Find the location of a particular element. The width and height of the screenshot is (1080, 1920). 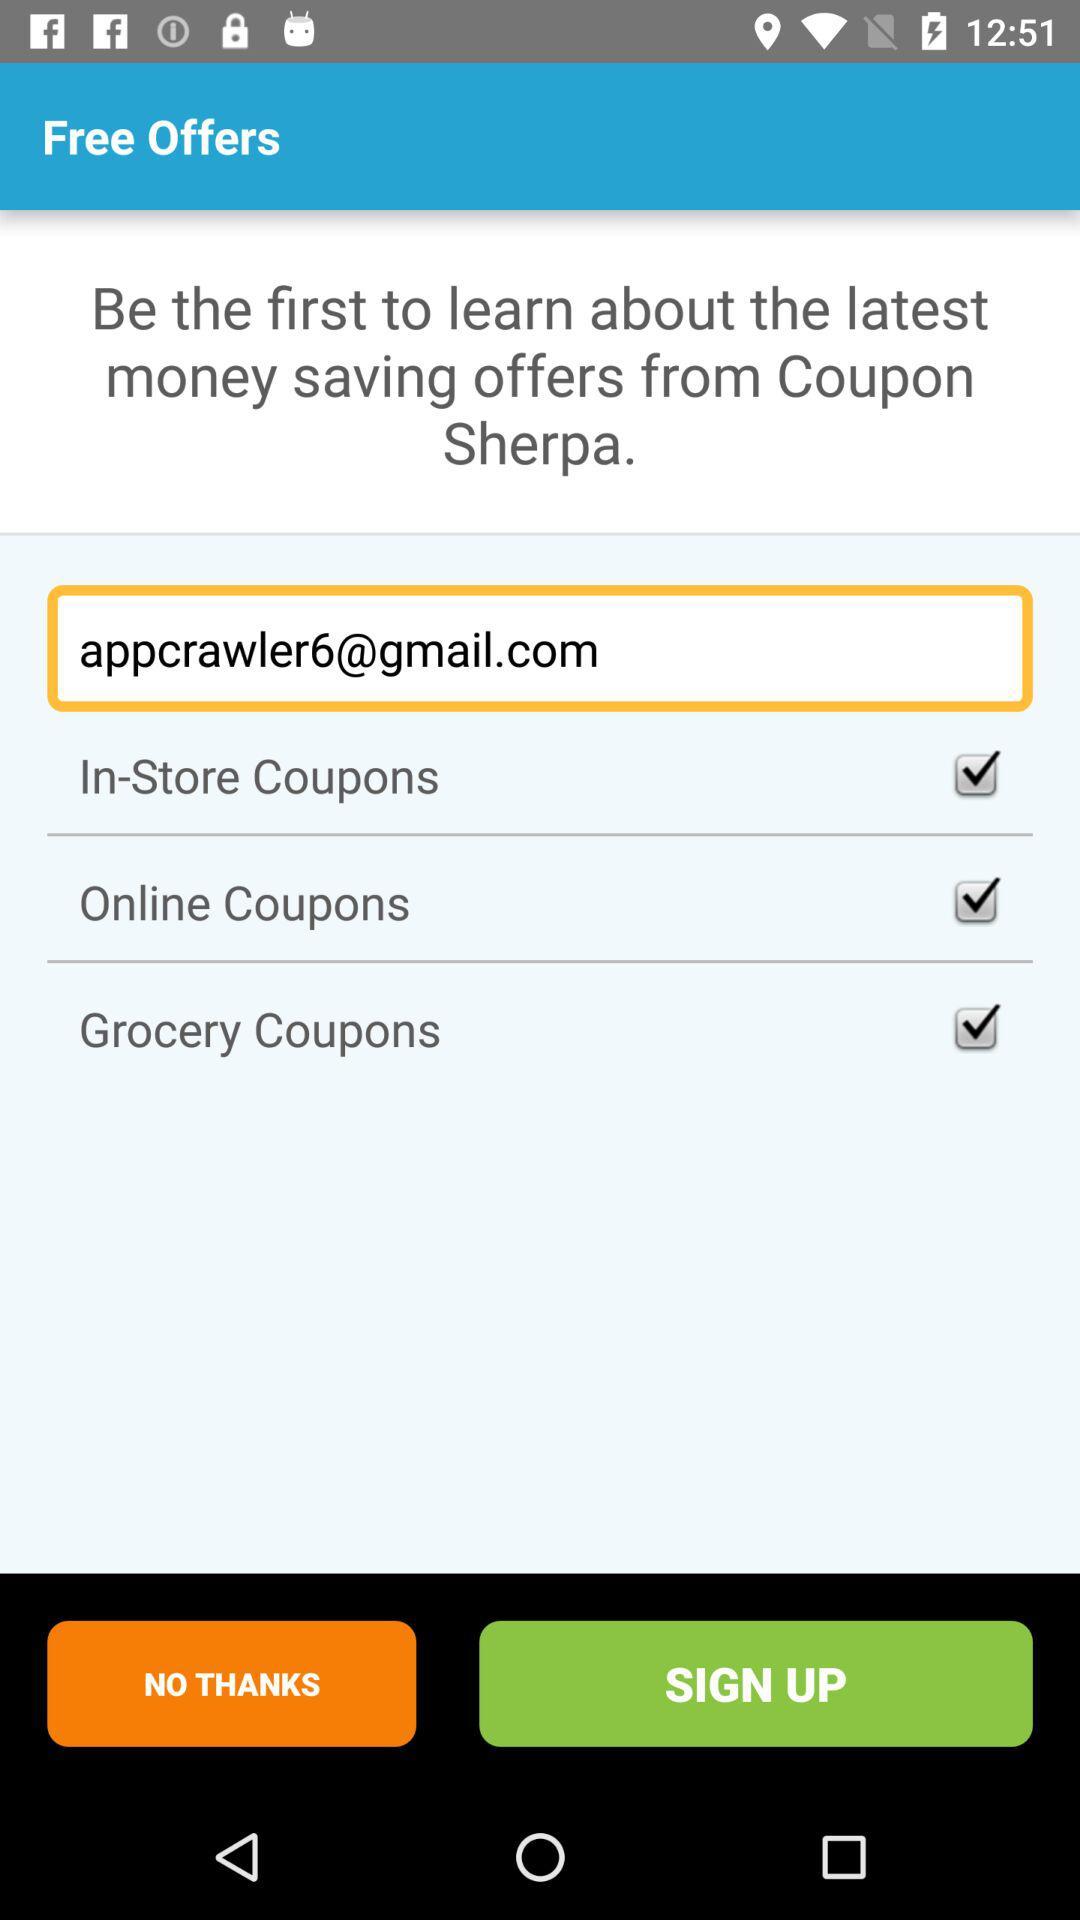

sign up item is located at coordinates (756, 1682).